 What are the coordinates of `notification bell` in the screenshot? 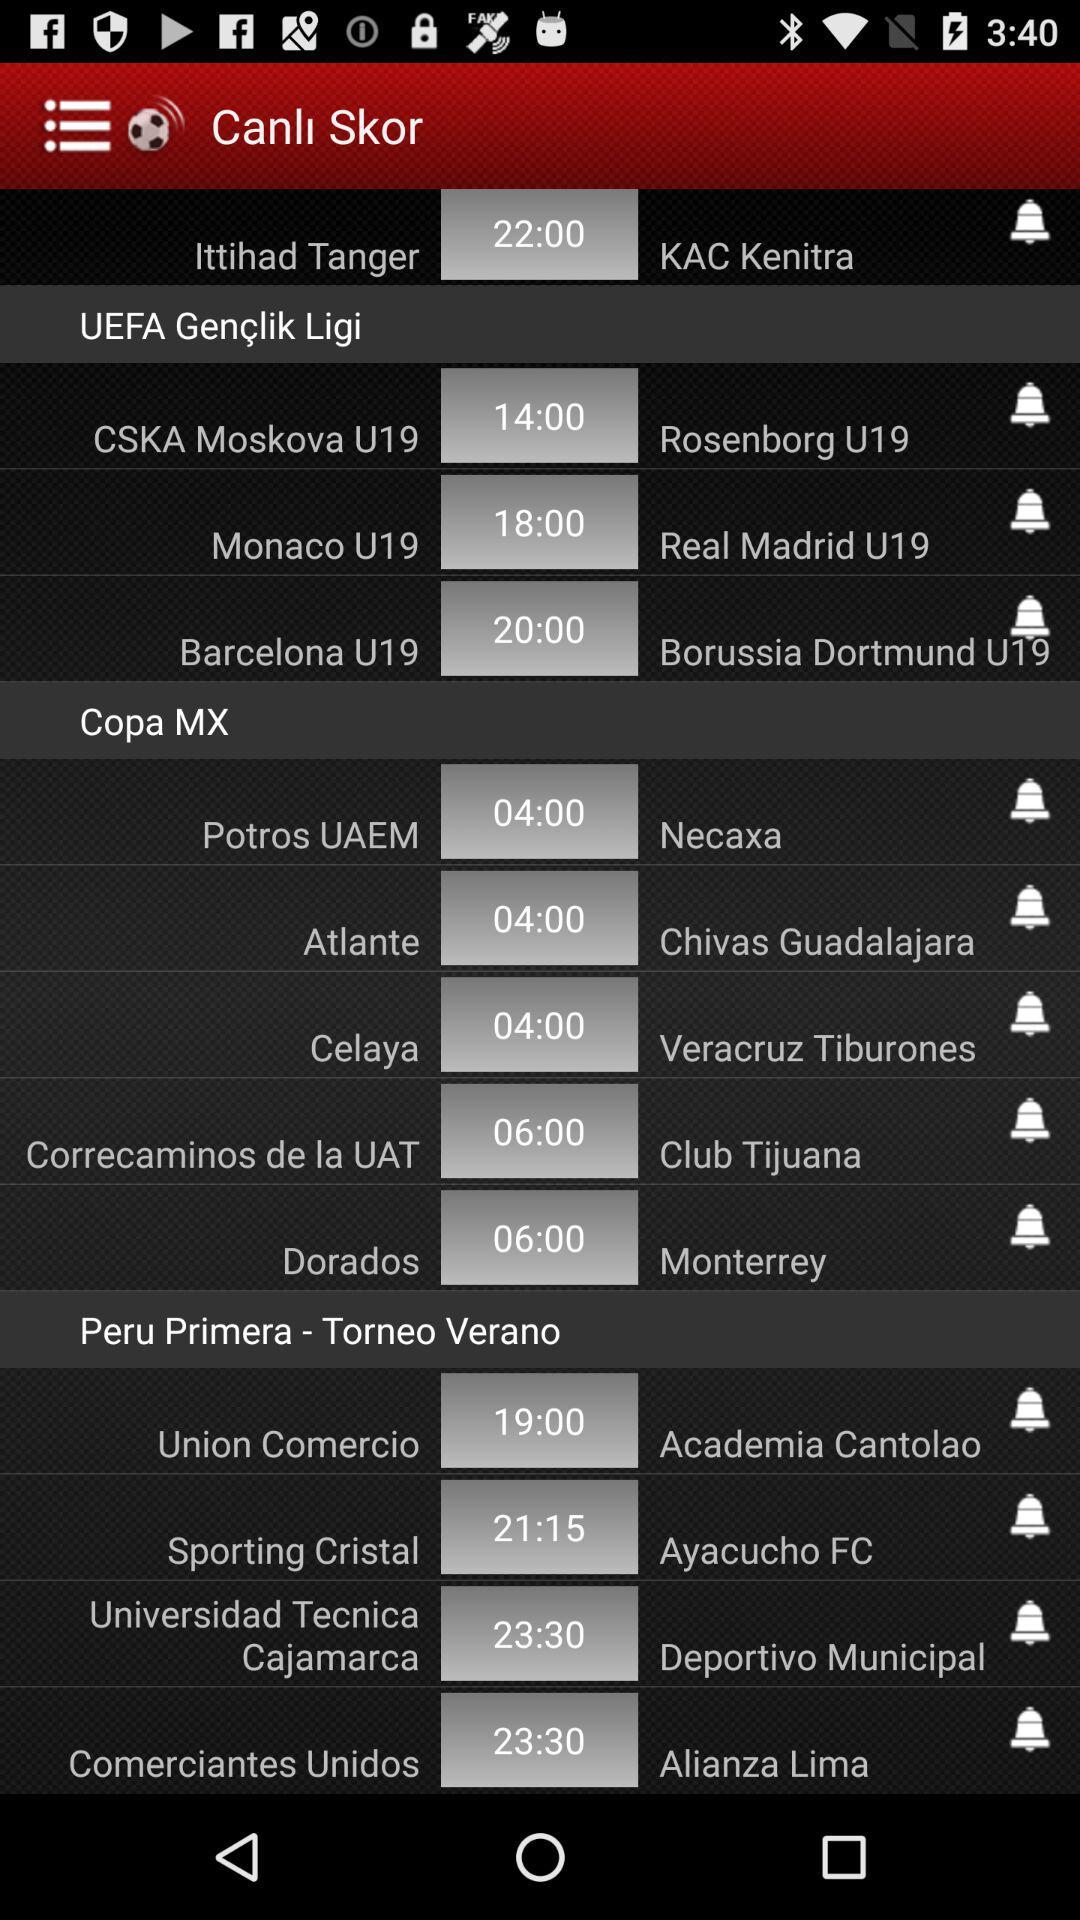 It's located at (1029, 1409).